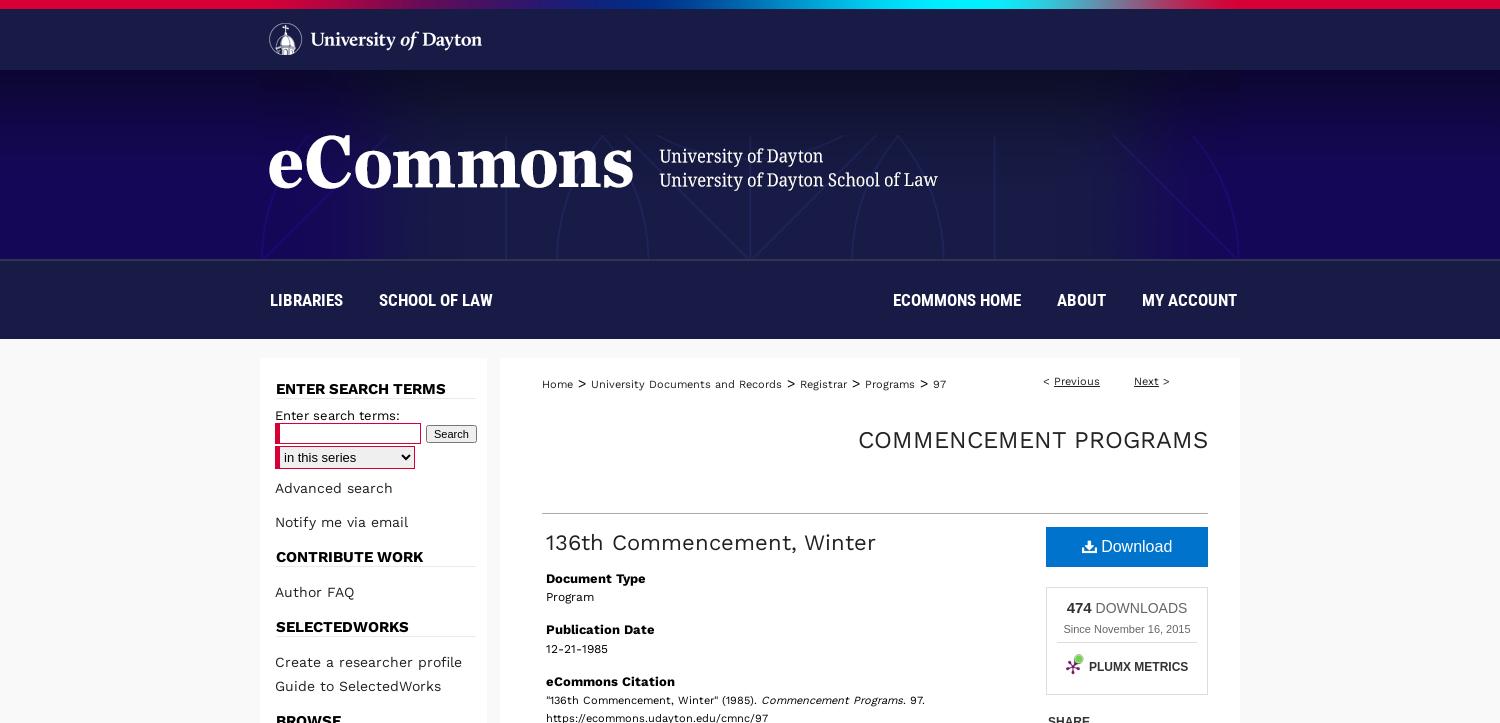  I want to click on 'School of Law', so click(436, 299).